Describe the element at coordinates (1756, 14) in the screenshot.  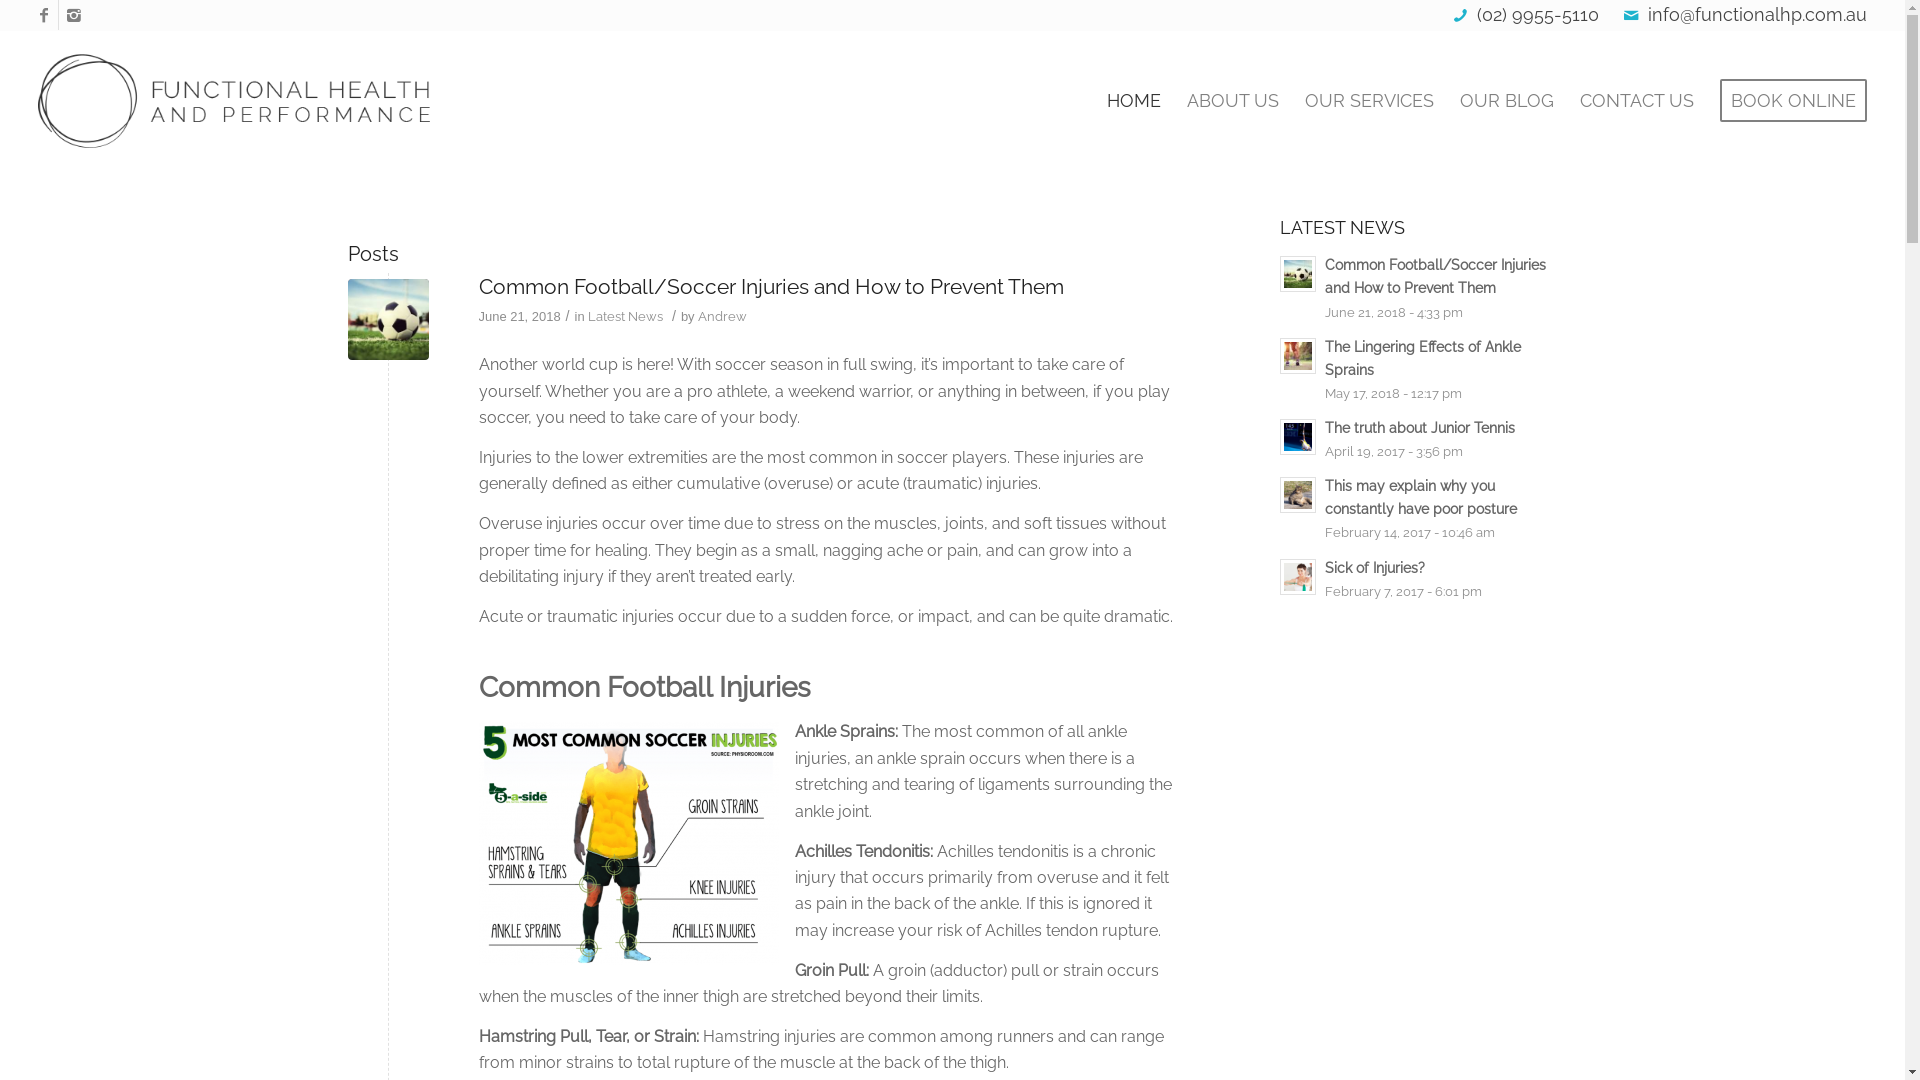
I see `'info@functionalhp.com.au'` at that location.